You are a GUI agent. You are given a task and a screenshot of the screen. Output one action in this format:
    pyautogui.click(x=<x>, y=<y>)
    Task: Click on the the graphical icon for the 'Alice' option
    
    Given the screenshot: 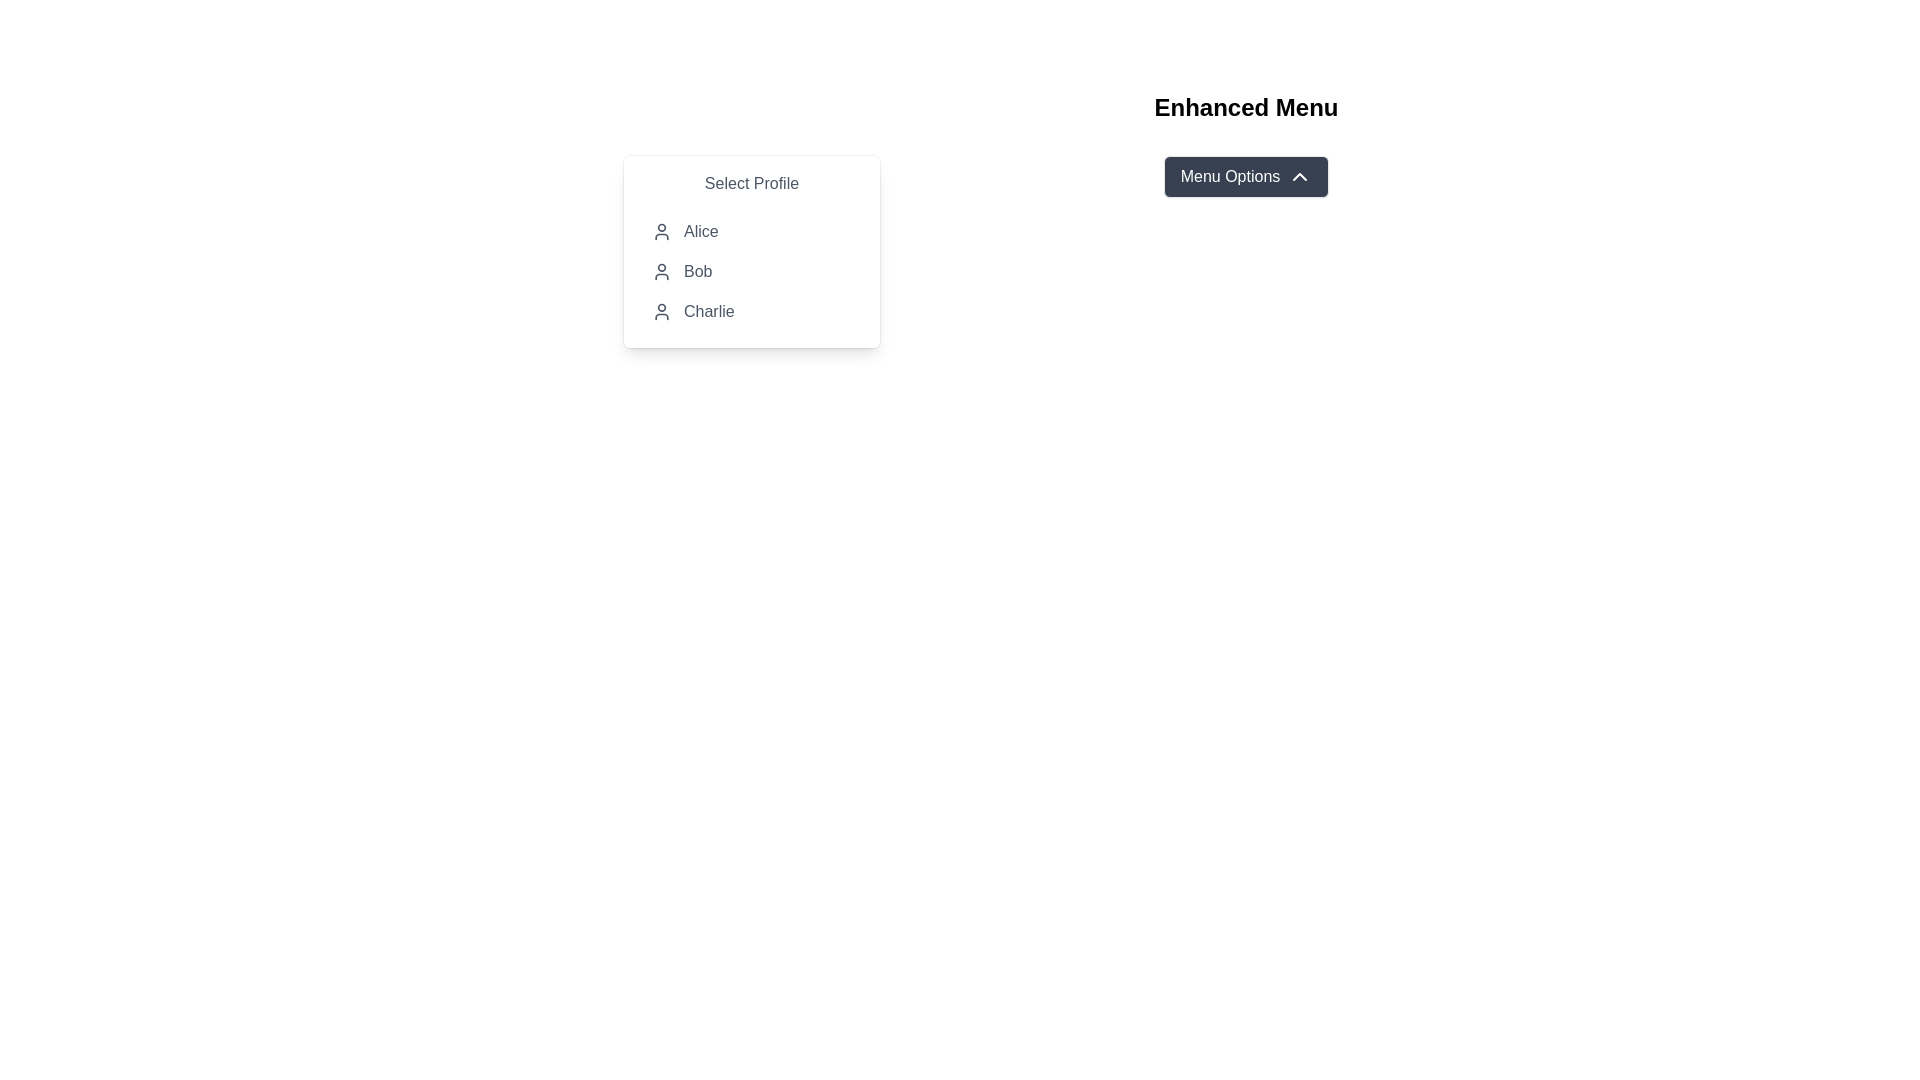 What is the action you would take?
    pyautogui.click(x=662, y=230)
    